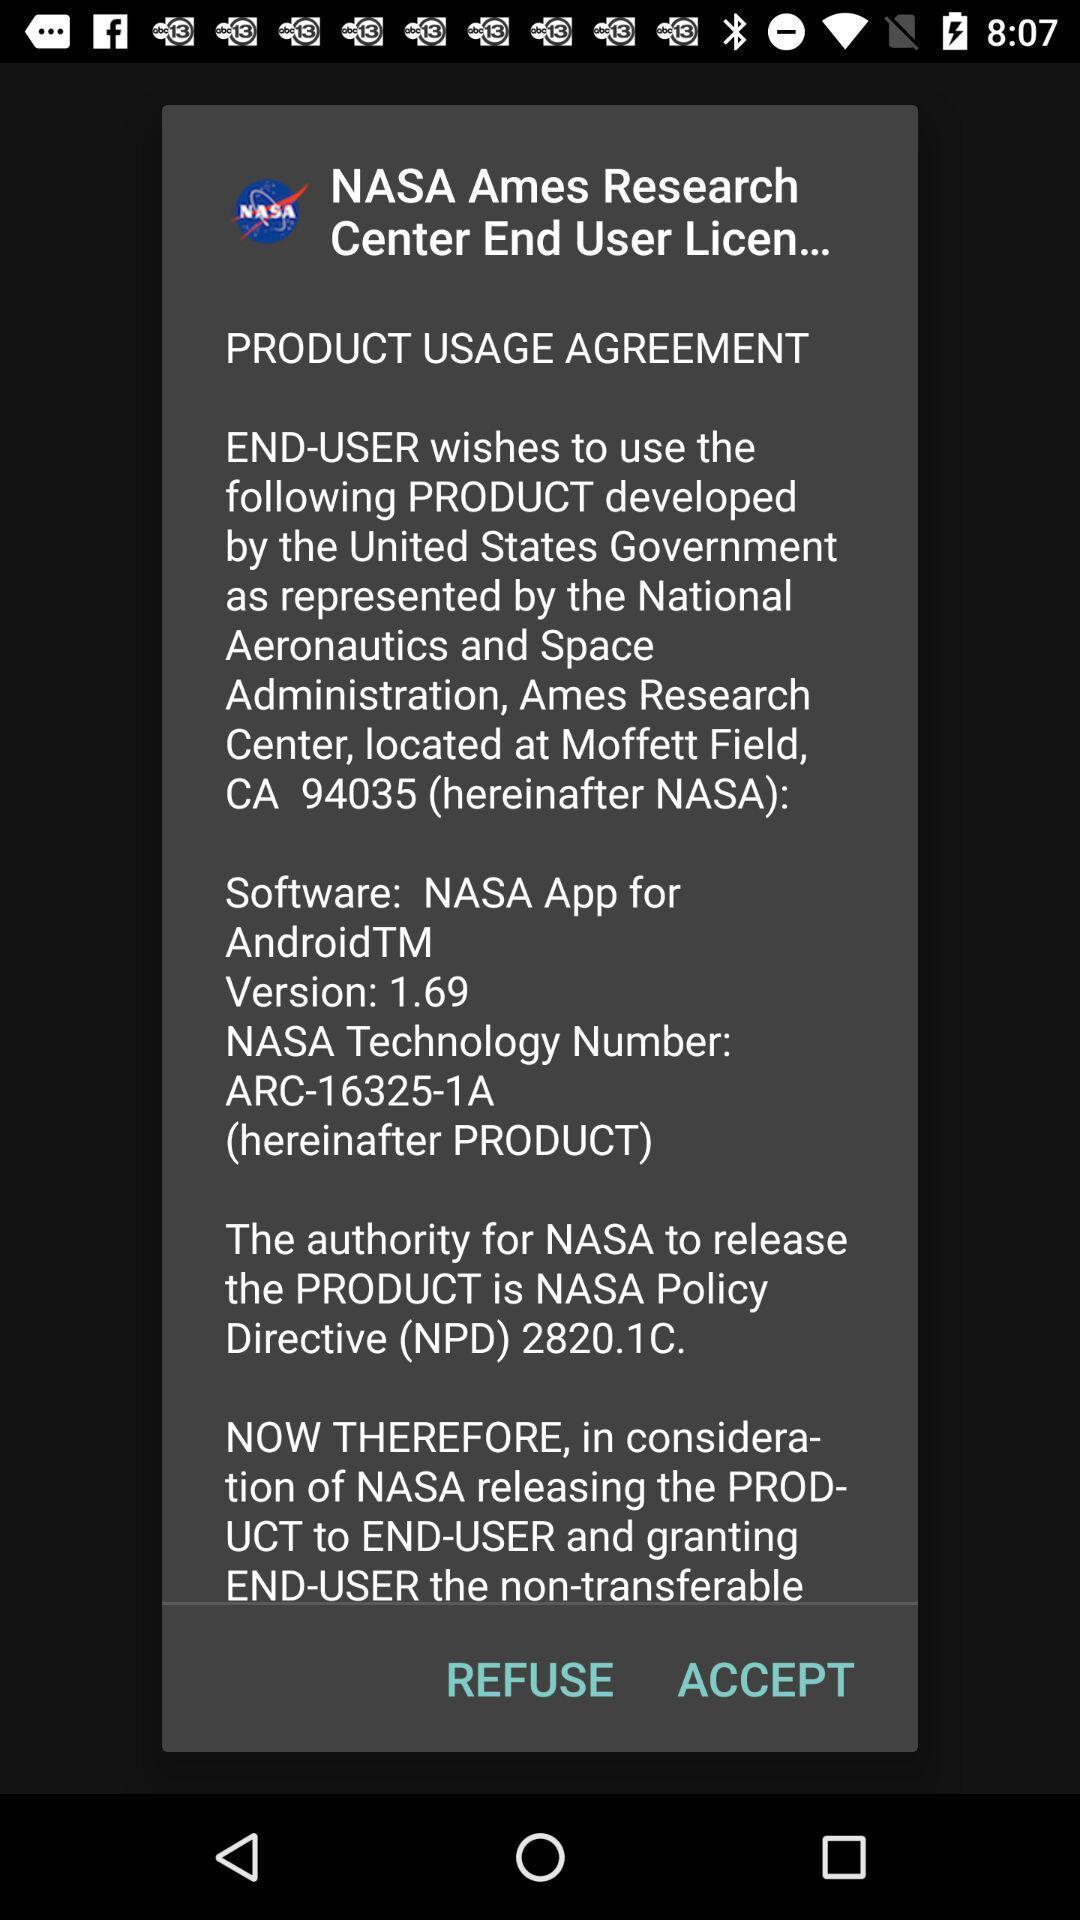 This screenshot has height=1920, width=1080. I want to click on the item next to the accept, so click(528, 1678).